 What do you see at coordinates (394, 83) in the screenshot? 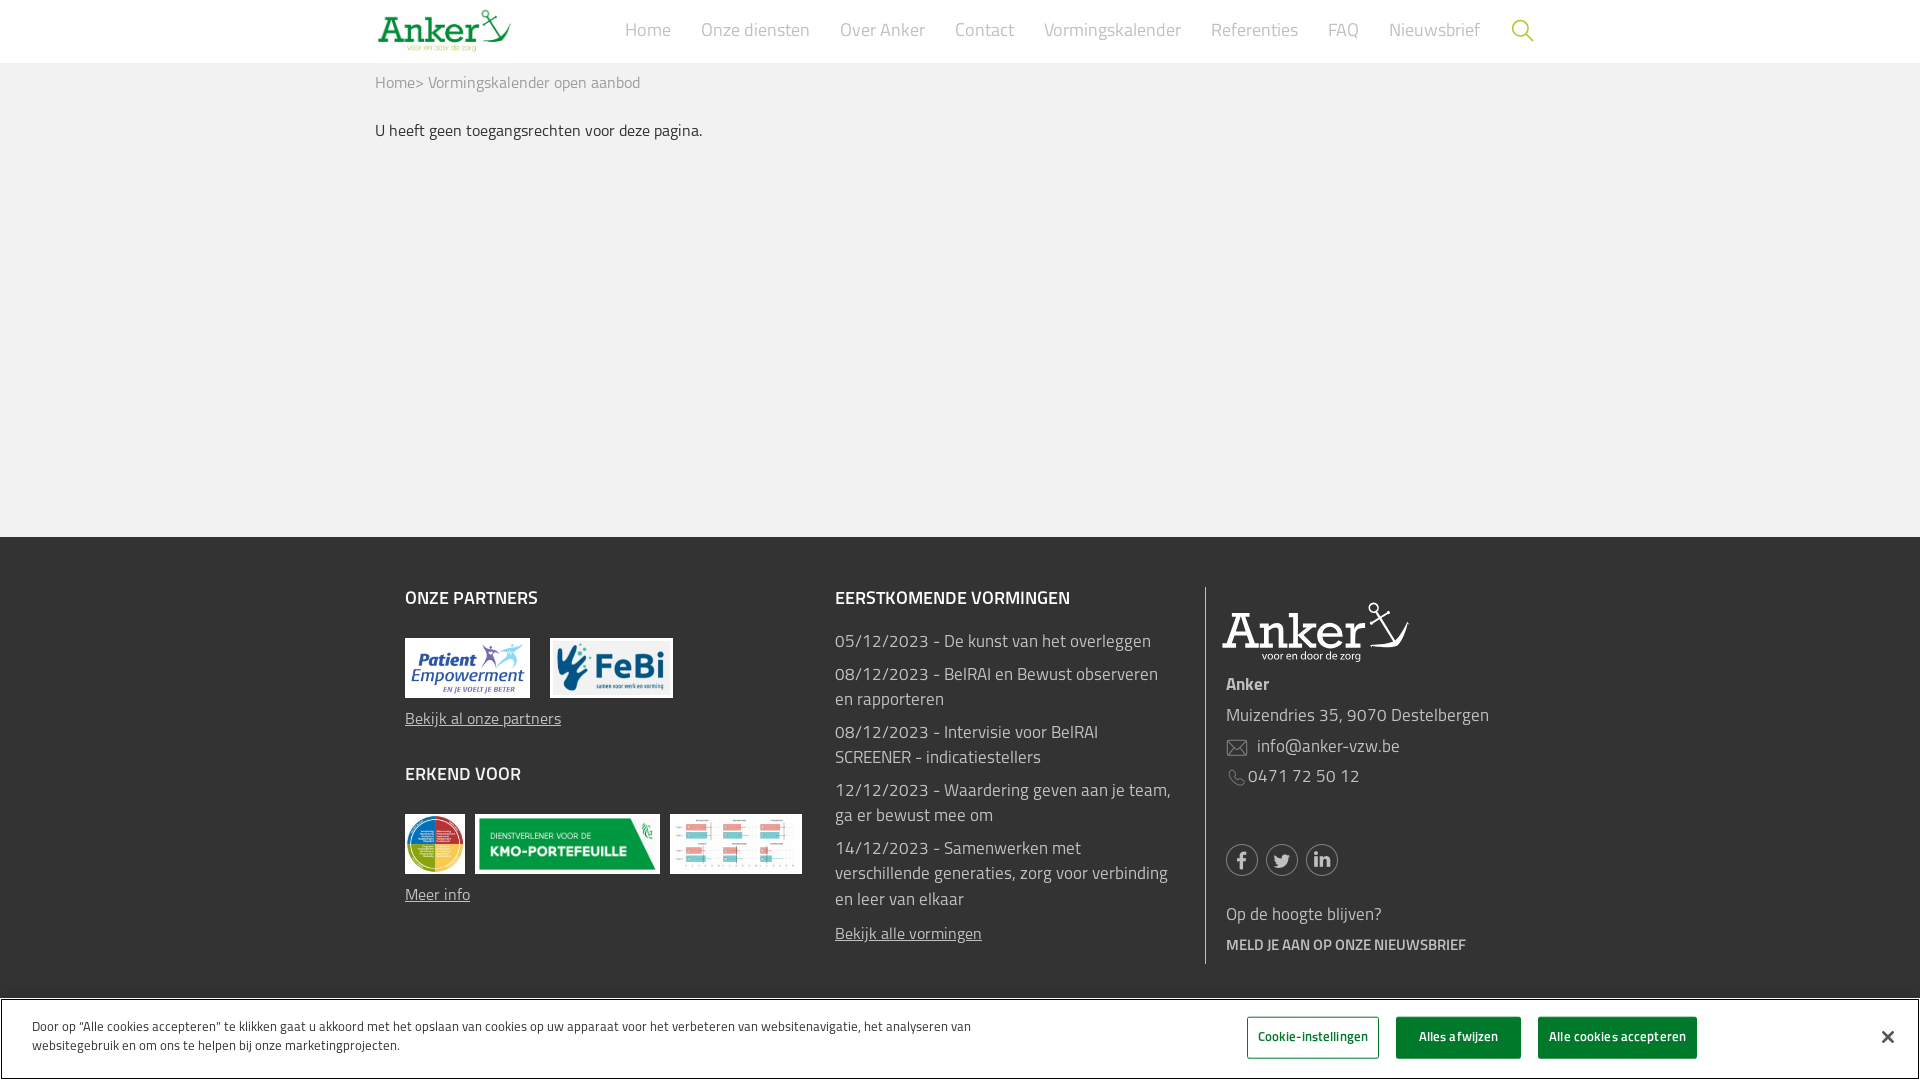
I see `'Home'` at bounding box center [394, 83].